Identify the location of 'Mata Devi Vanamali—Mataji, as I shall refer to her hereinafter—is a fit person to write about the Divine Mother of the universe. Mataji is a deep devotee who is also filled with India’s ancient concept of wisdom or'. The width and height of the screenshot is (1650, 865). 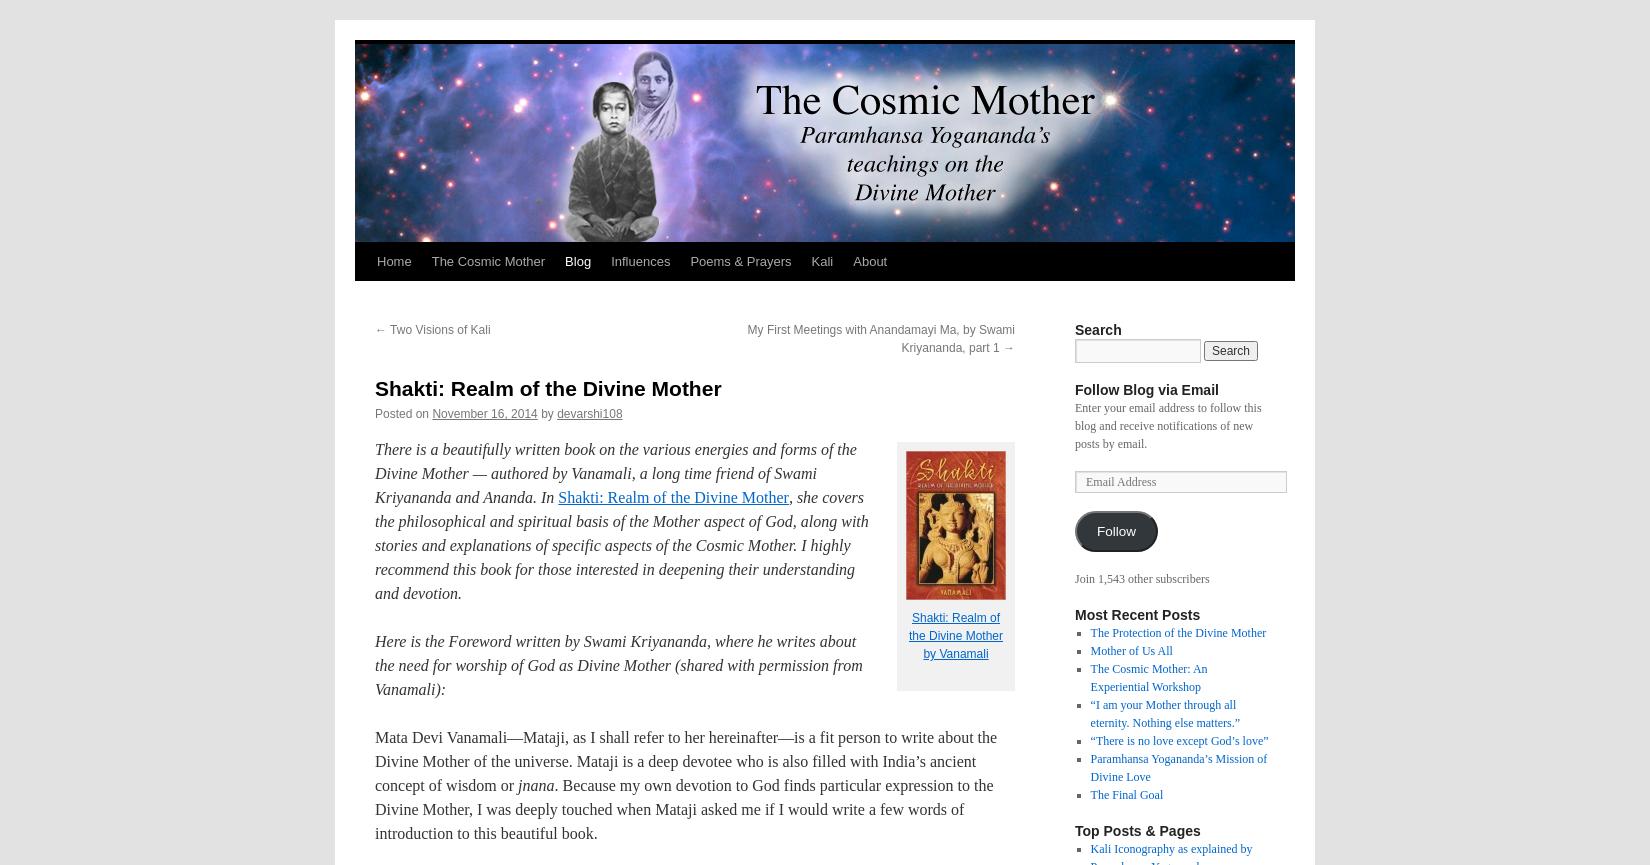
(685, 760).